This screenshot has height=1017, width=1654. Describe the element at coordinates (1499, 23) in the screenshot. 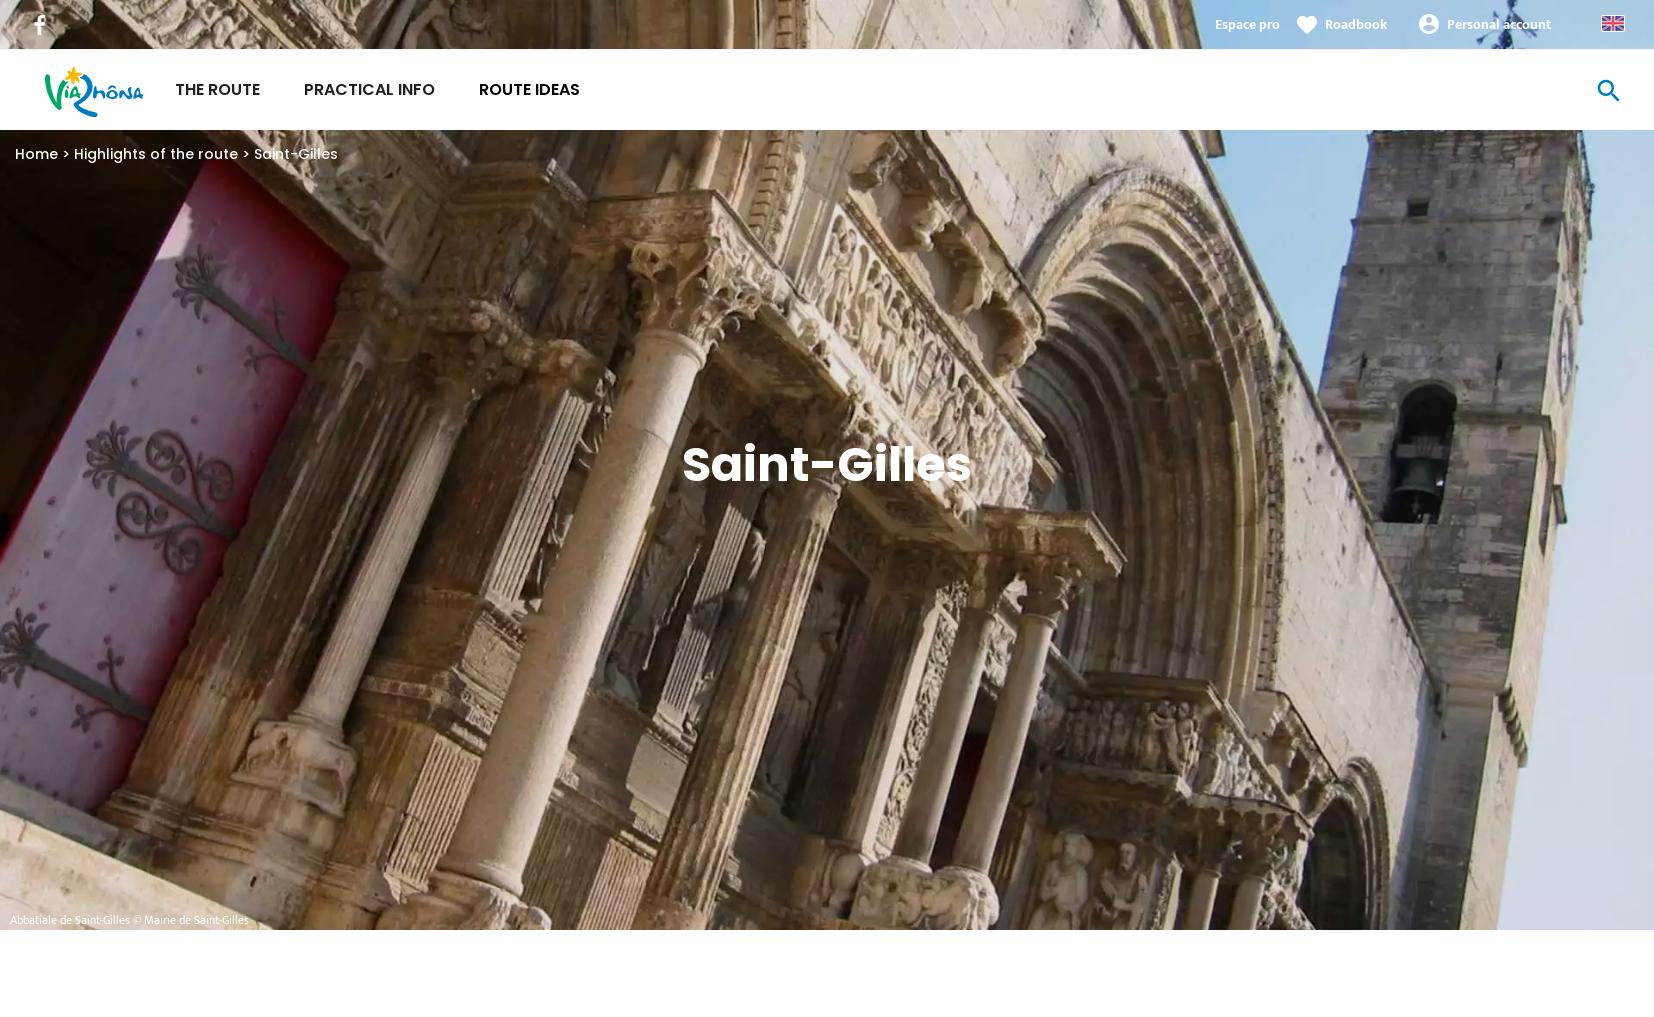

I see `'Personal account'` at that location.